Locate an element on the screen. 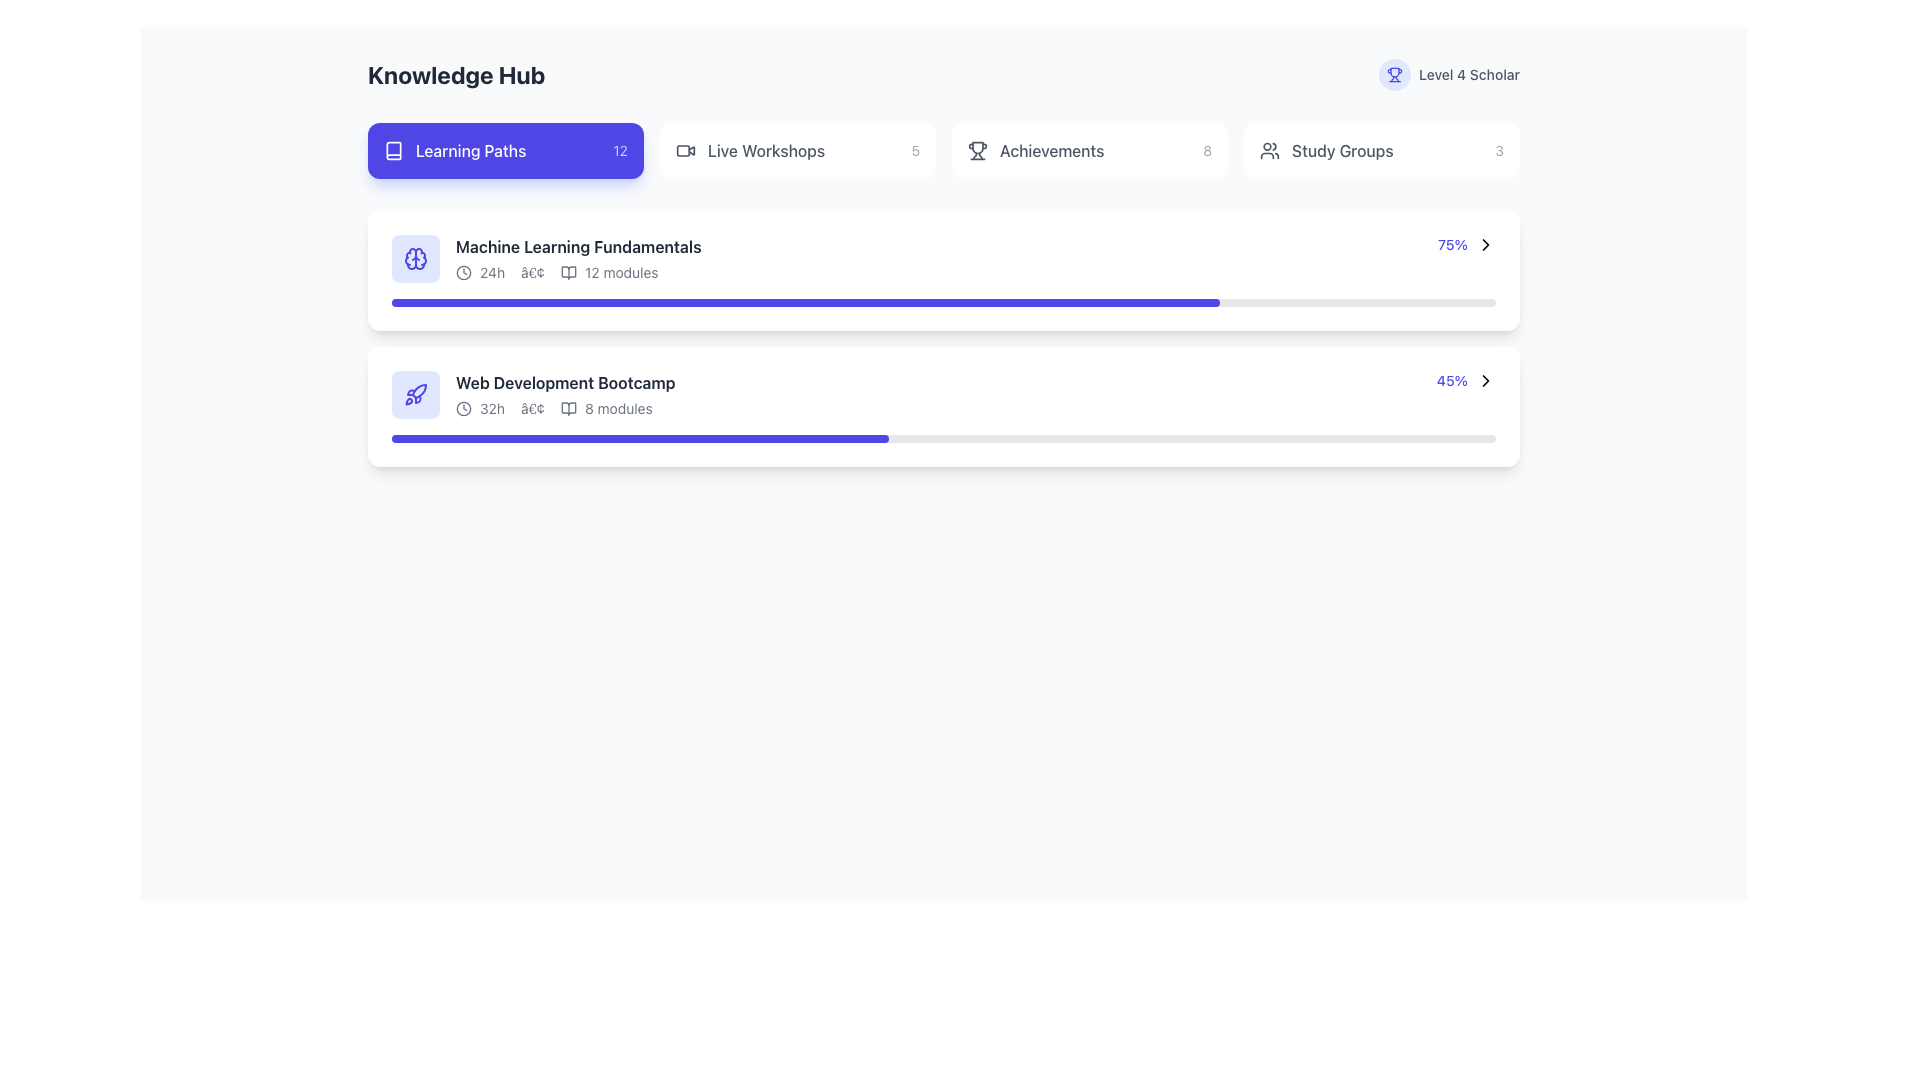  the left section of the brain-shaped SVG icon within the rounded square icon, located to the left of the text 'Machine Learning Fundamentals' in the top course card is located at coordinates (410, 257).